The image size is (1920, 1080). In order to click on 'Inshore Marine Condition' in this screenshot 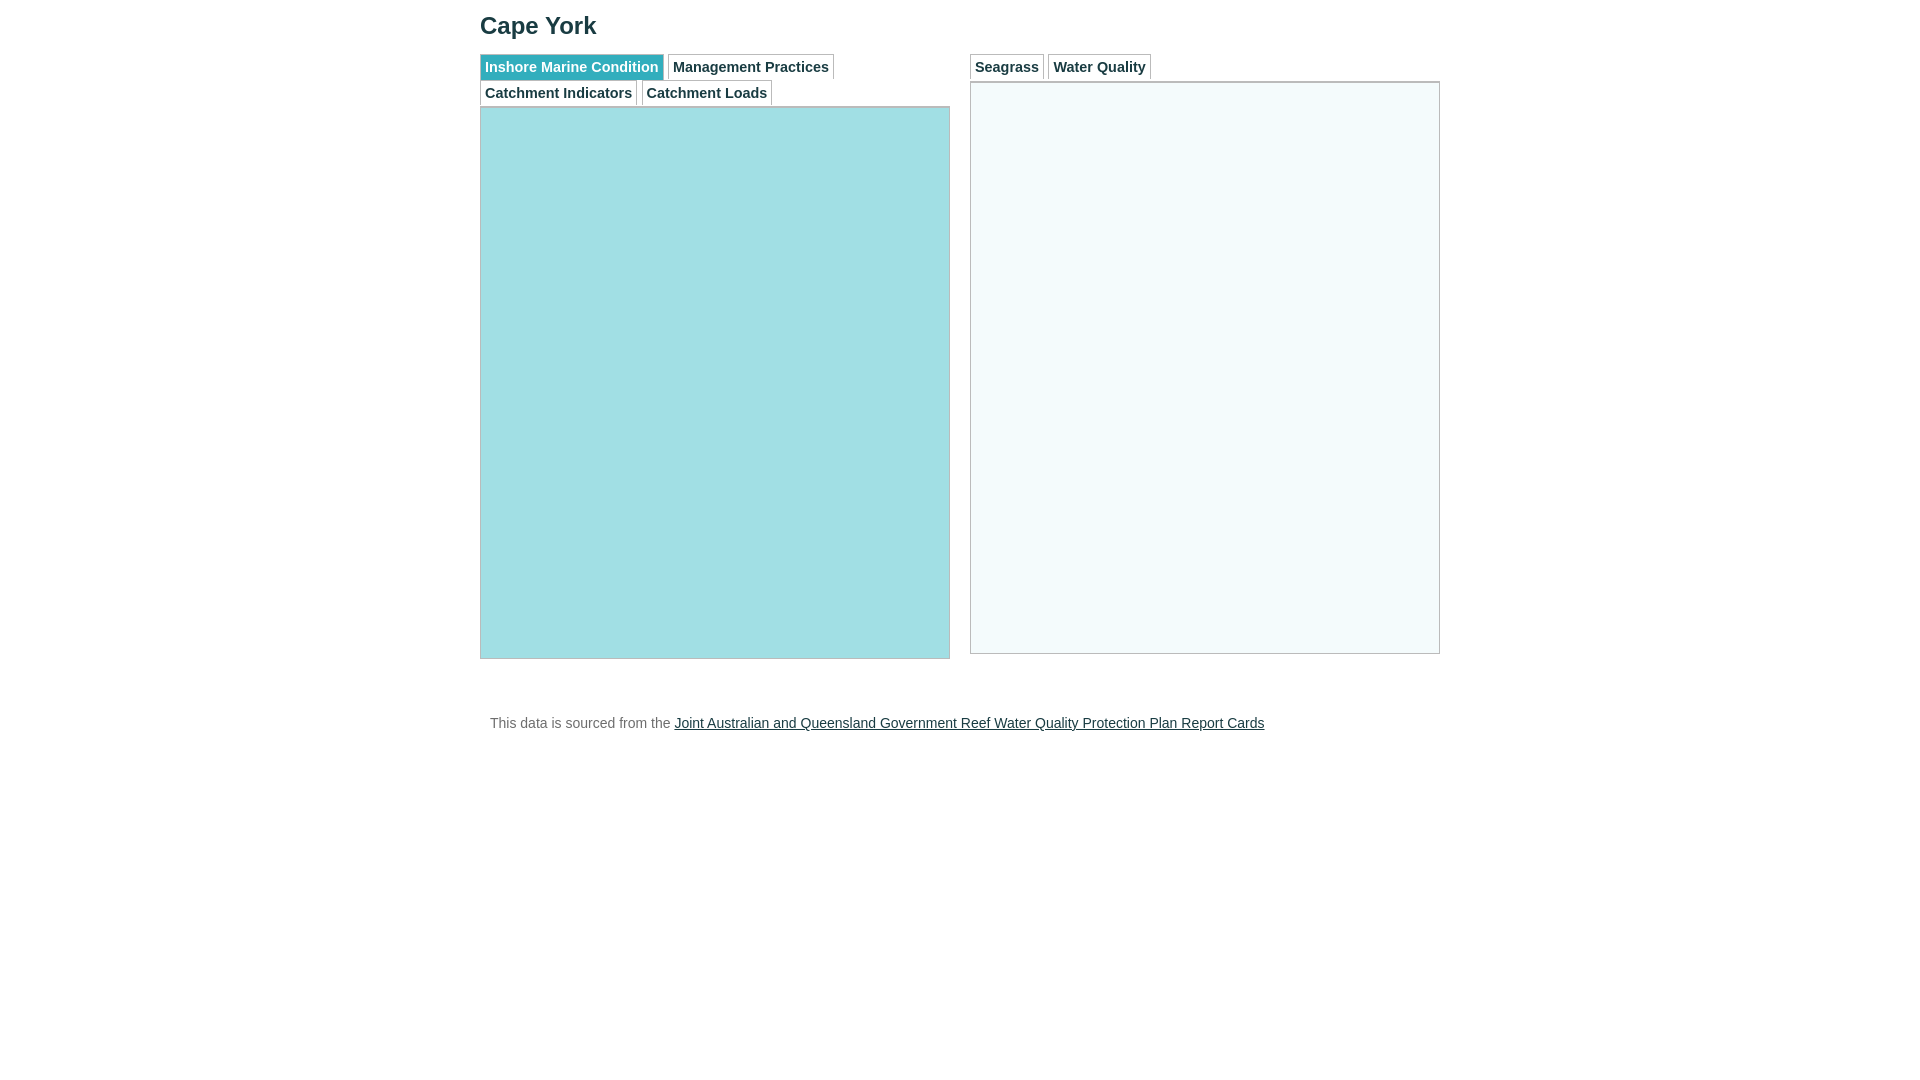, I will do `click(570, 65)`.